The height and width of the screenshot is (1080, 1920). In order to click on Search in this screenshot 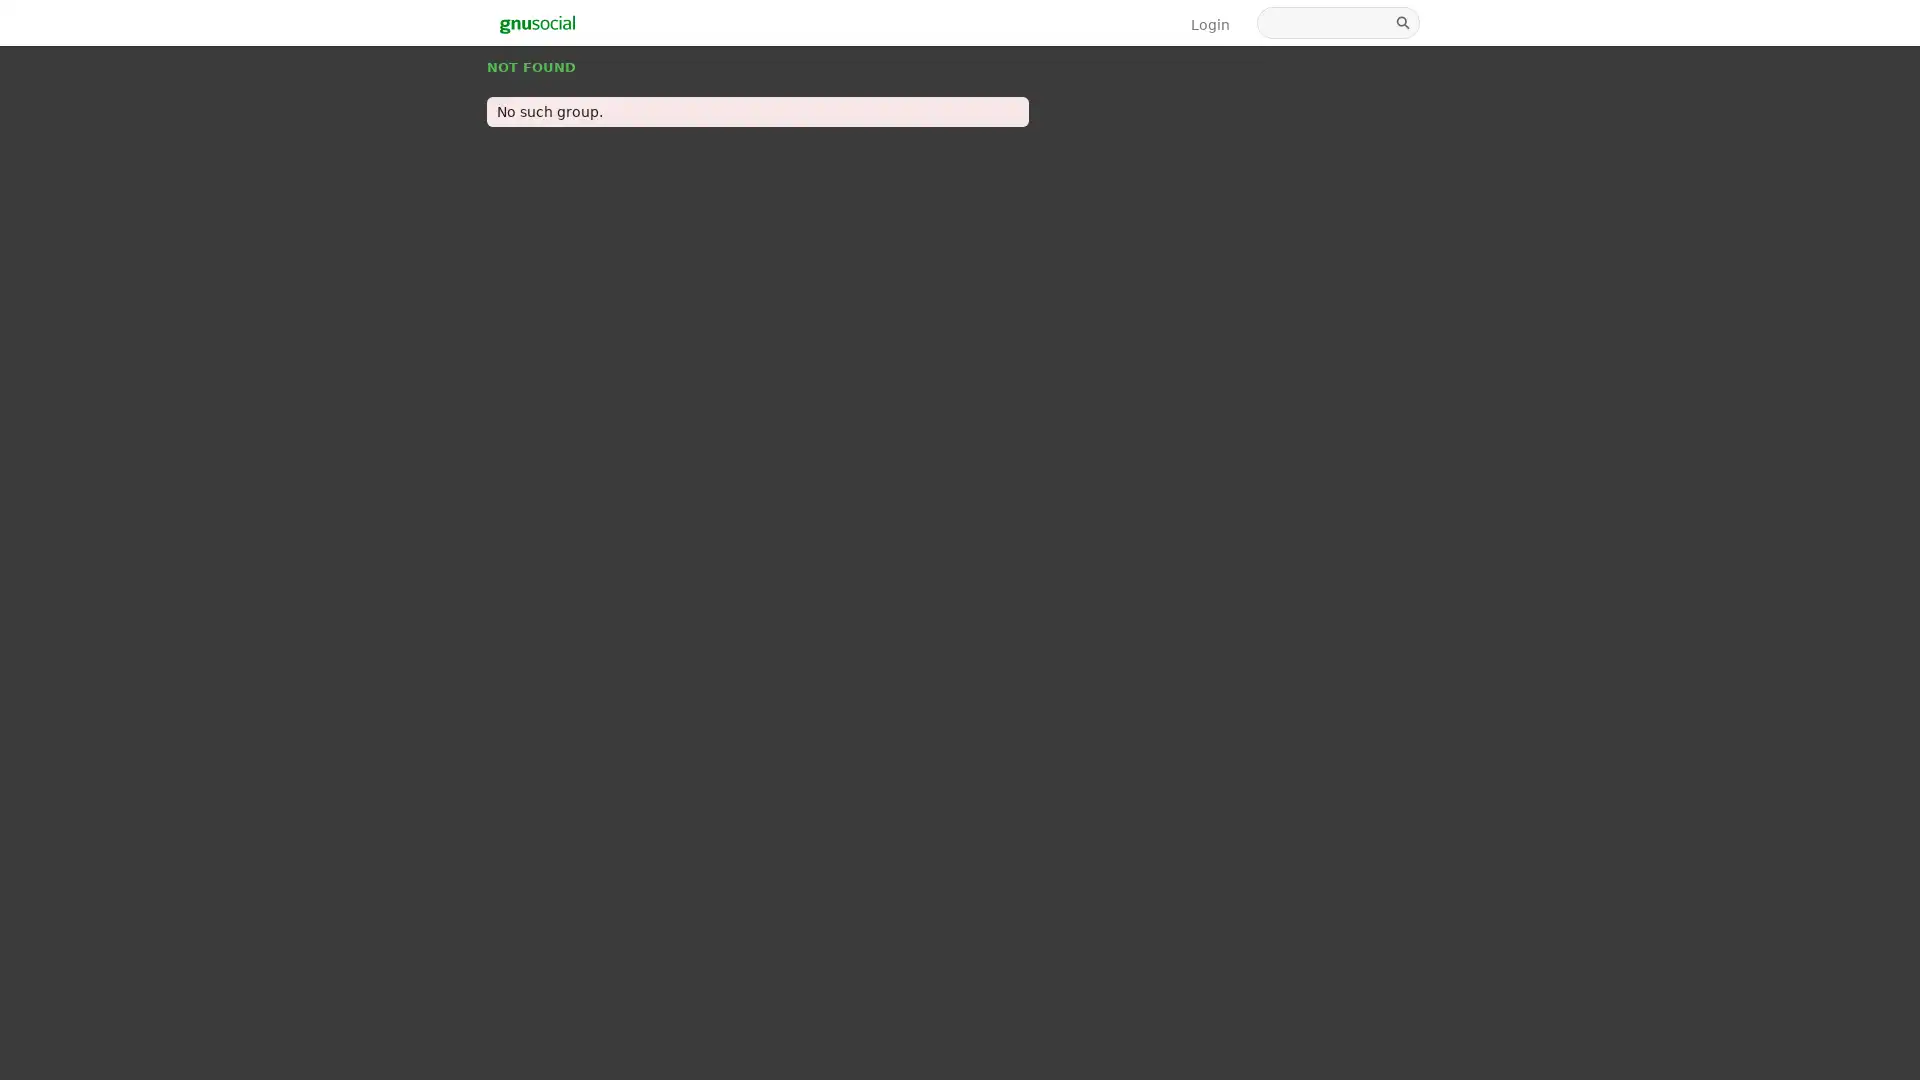, I will do `click(1404, 23)`.